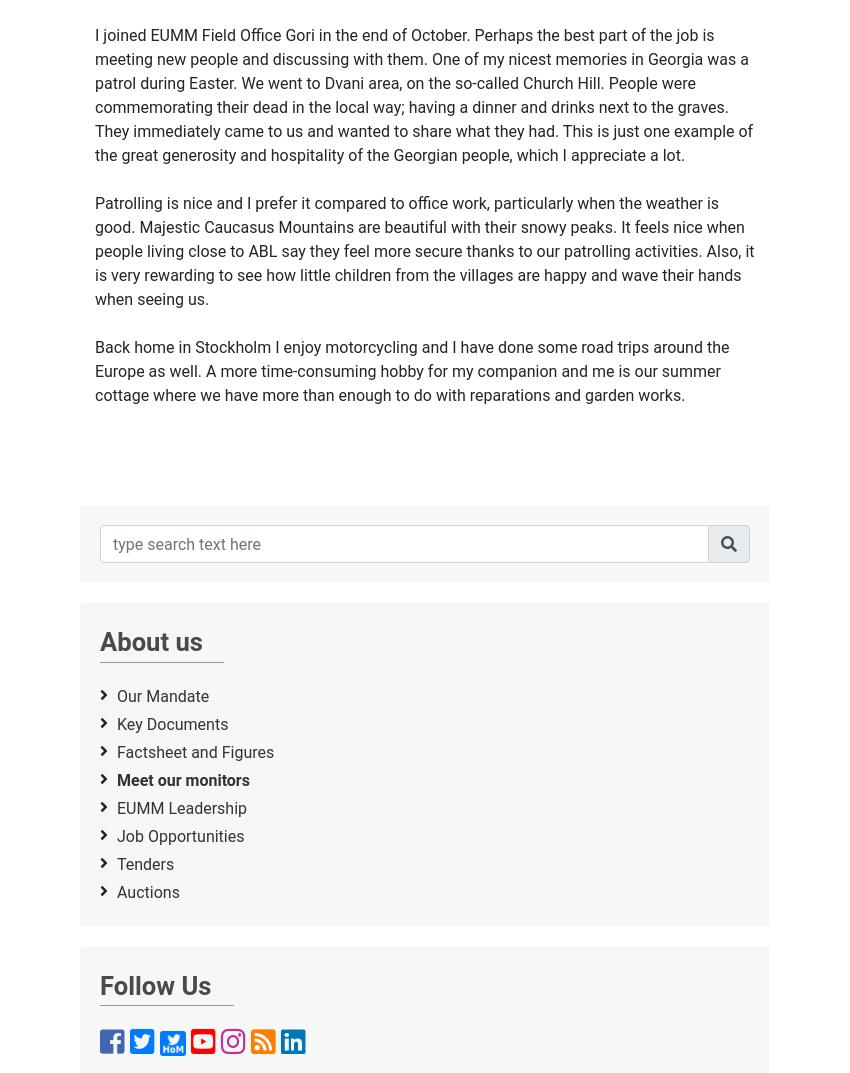 The width and height of the screenshot is (850, 1073). What do you see at coordinates (181, 834) in the screenshot?
I see `'Job Opportunities ​'` at bounding box center [181, 834].